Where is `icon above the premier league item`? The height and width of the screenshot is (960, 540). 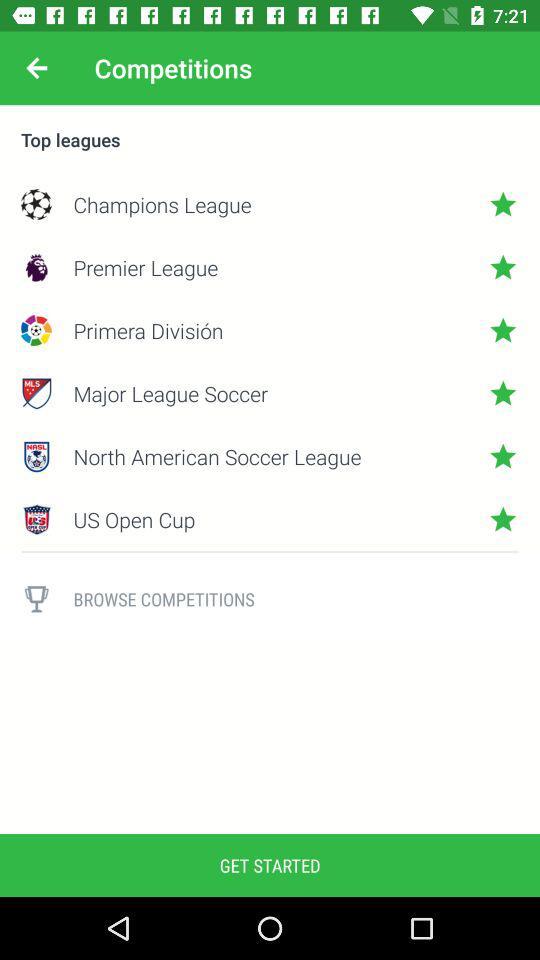
icon above the premier league item is located at coordinates (270, 204).